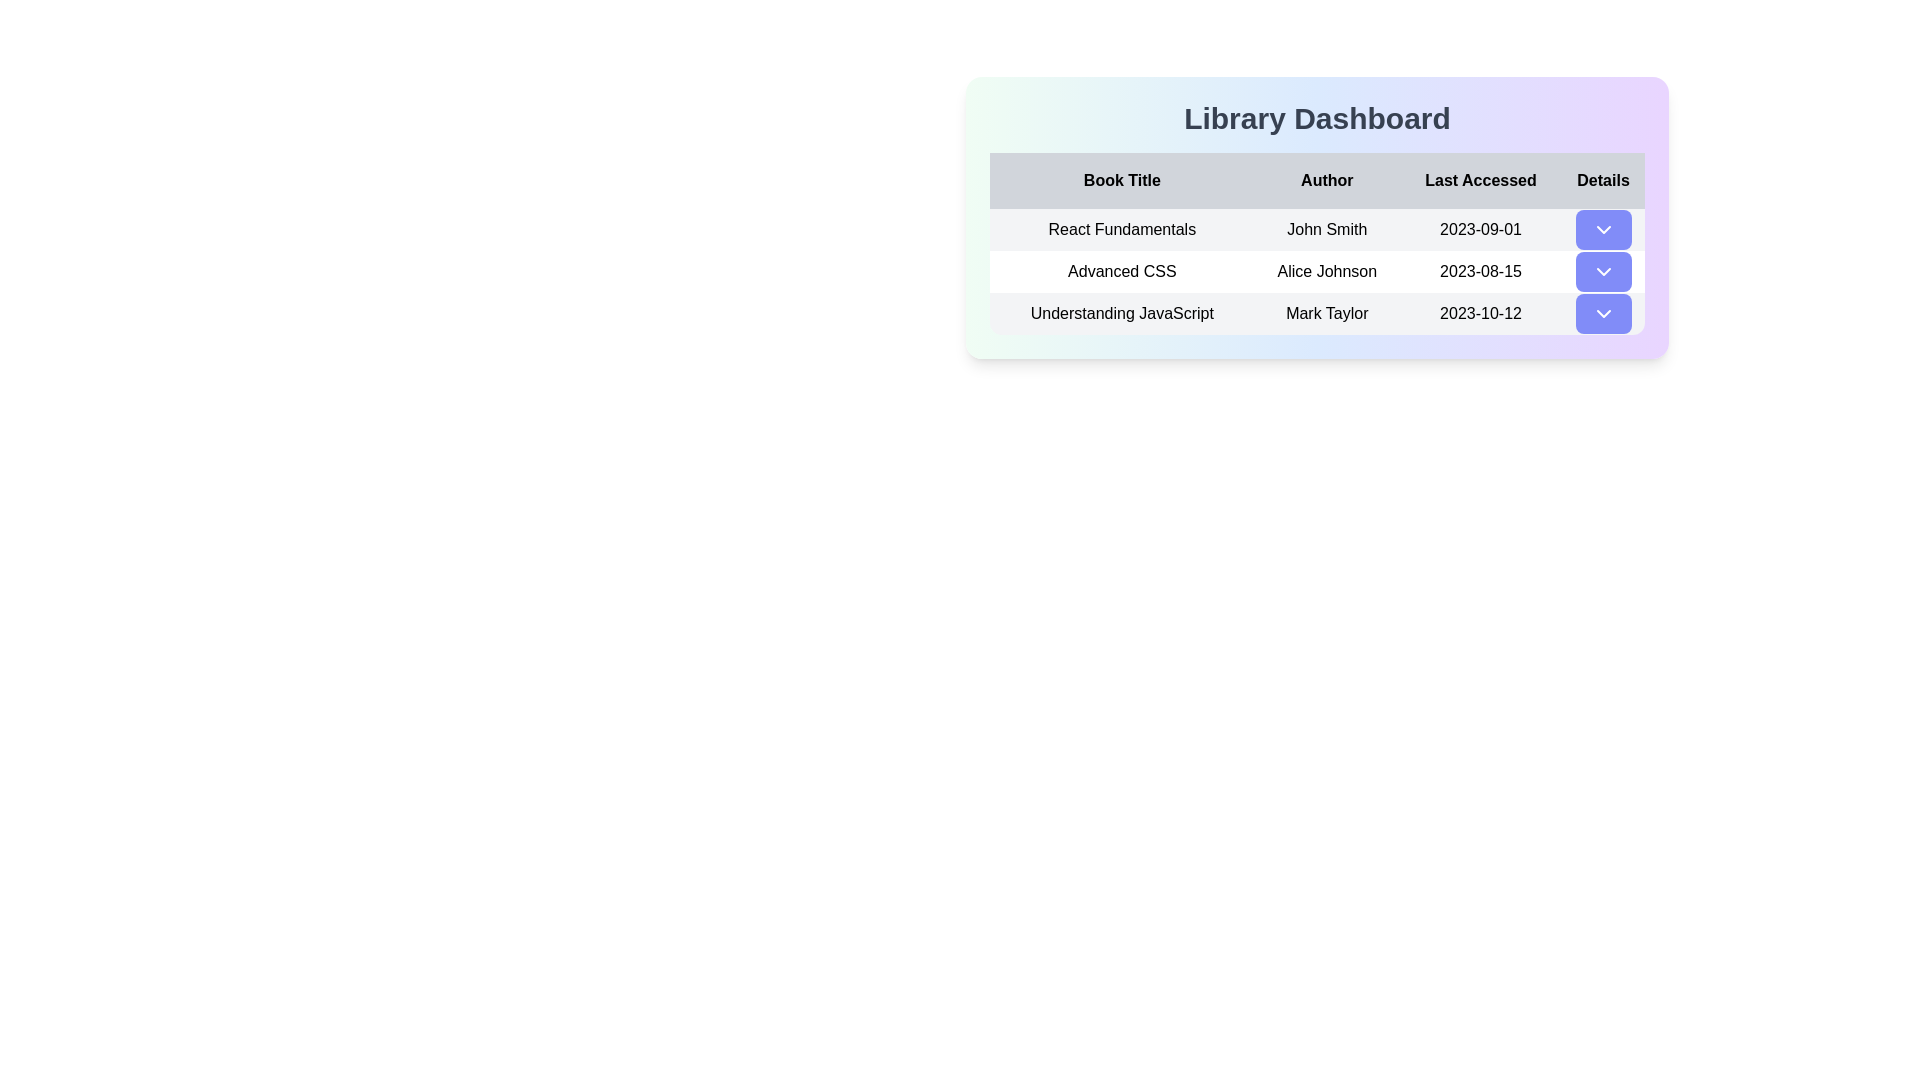  Describe the element at coordinates (1122, 229) in the screenshot. I see `information from the text label titled 'React Fundamentals', located in the first column of the first row of the structured layout` at that location.